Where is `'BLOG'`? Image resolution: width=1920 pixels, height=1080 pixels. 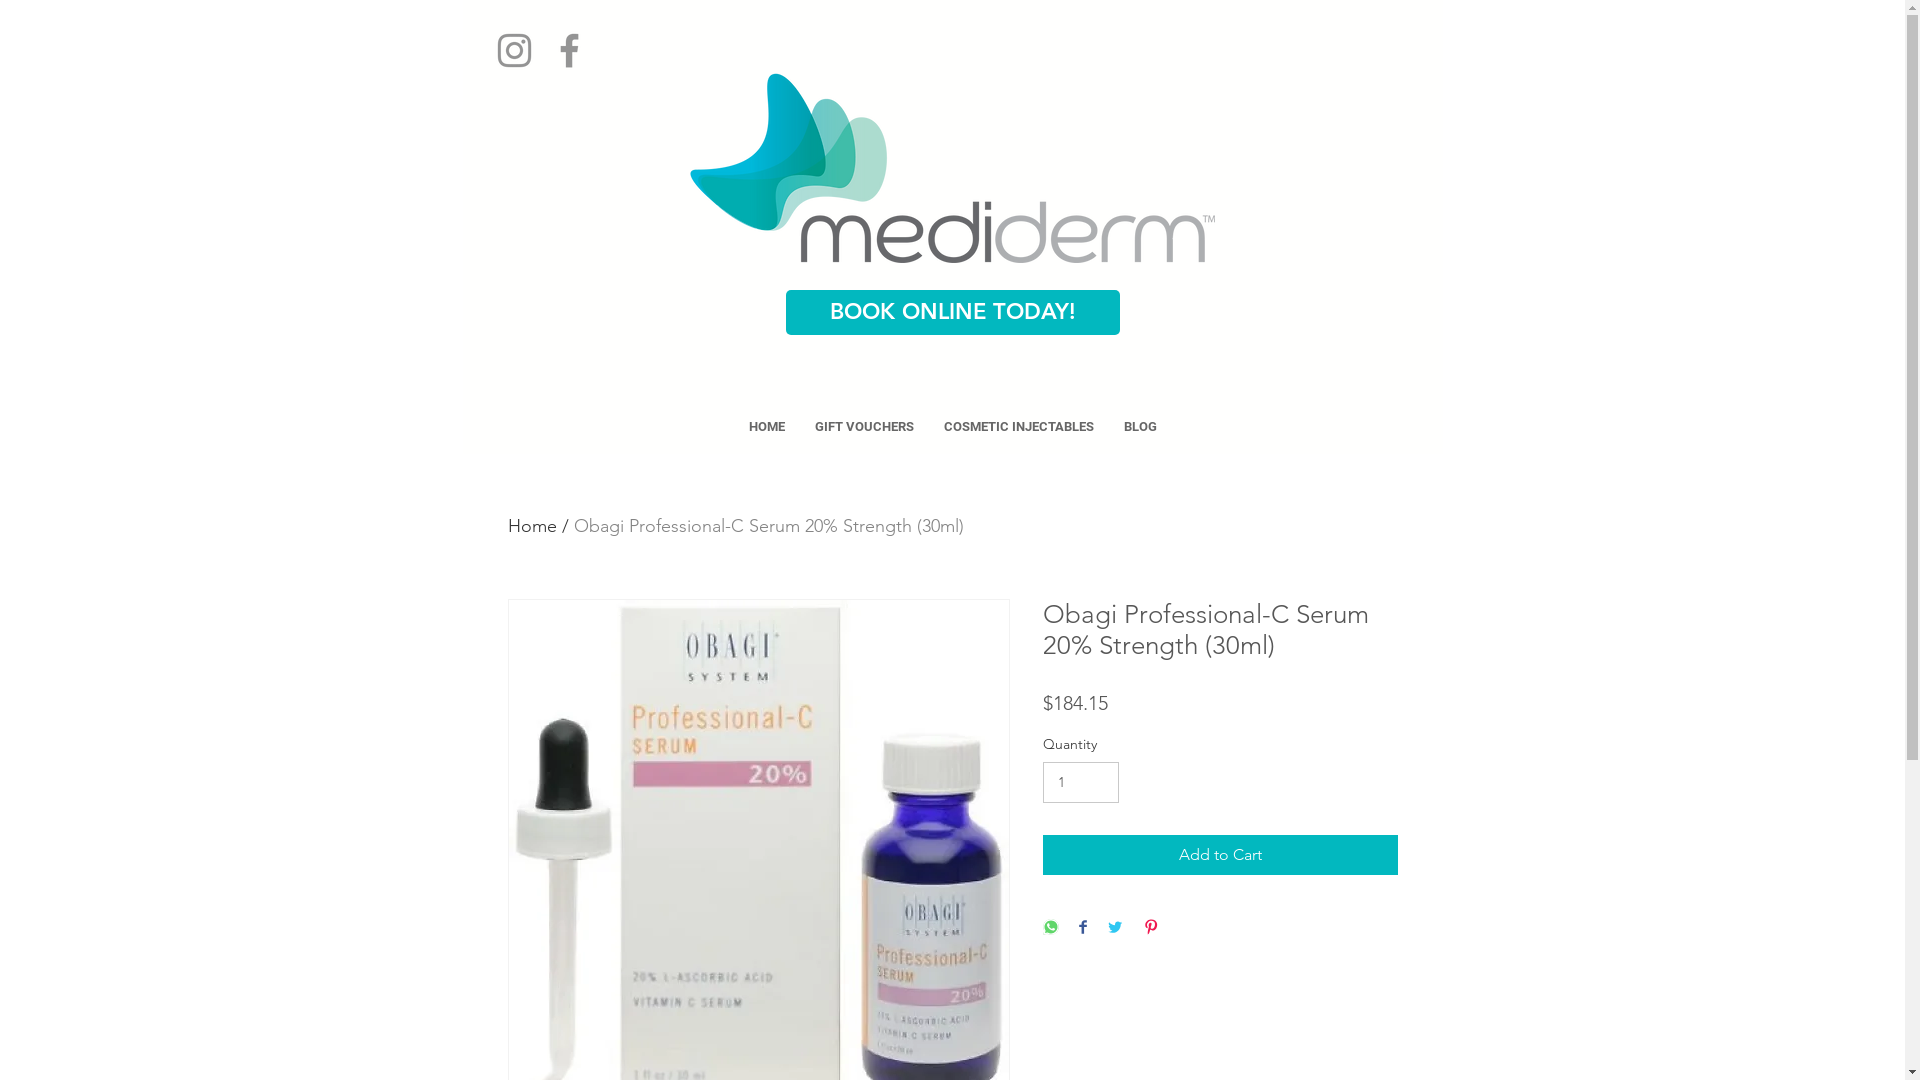 'BLOG' is located at coordinates (1140, 426).